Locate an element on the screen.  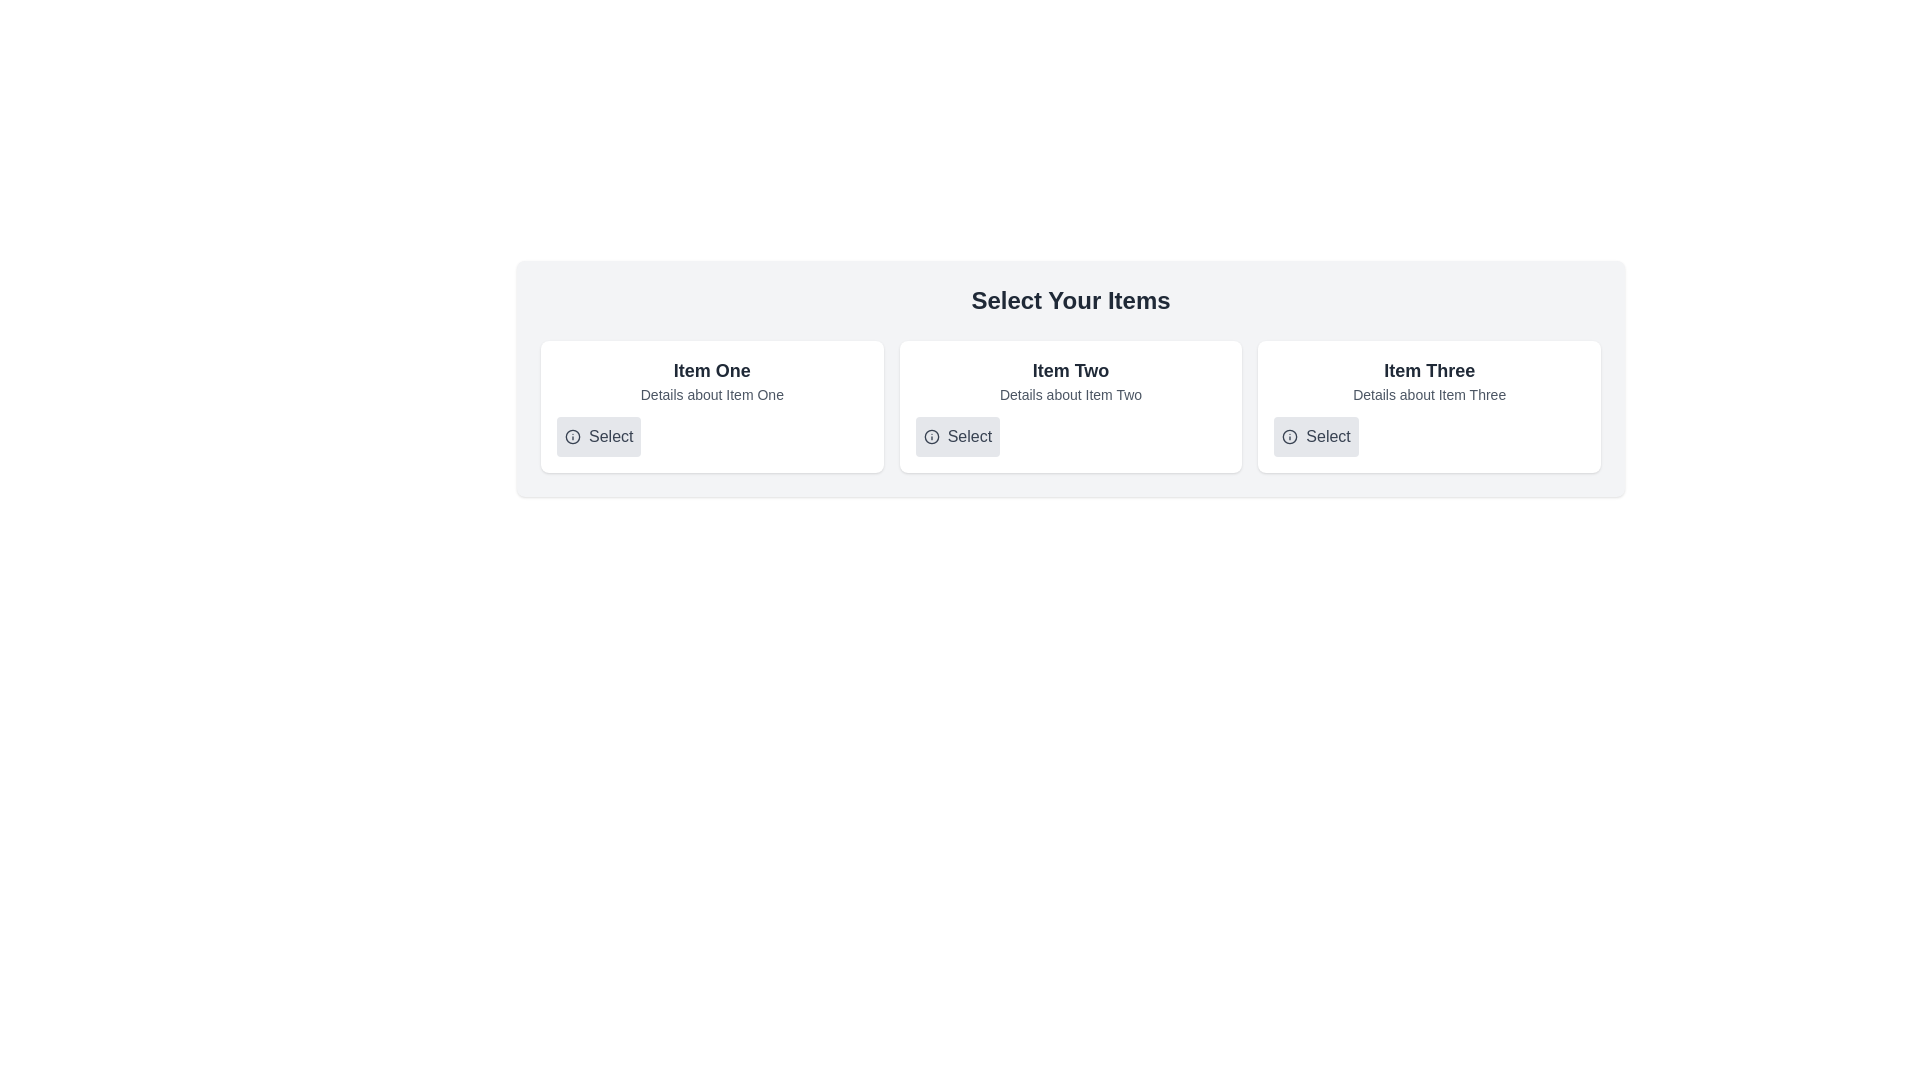
the third selectable button labeled 'Select' with an 'i' icon under the 'Item Three' section is located at coordinates (1316, 435).